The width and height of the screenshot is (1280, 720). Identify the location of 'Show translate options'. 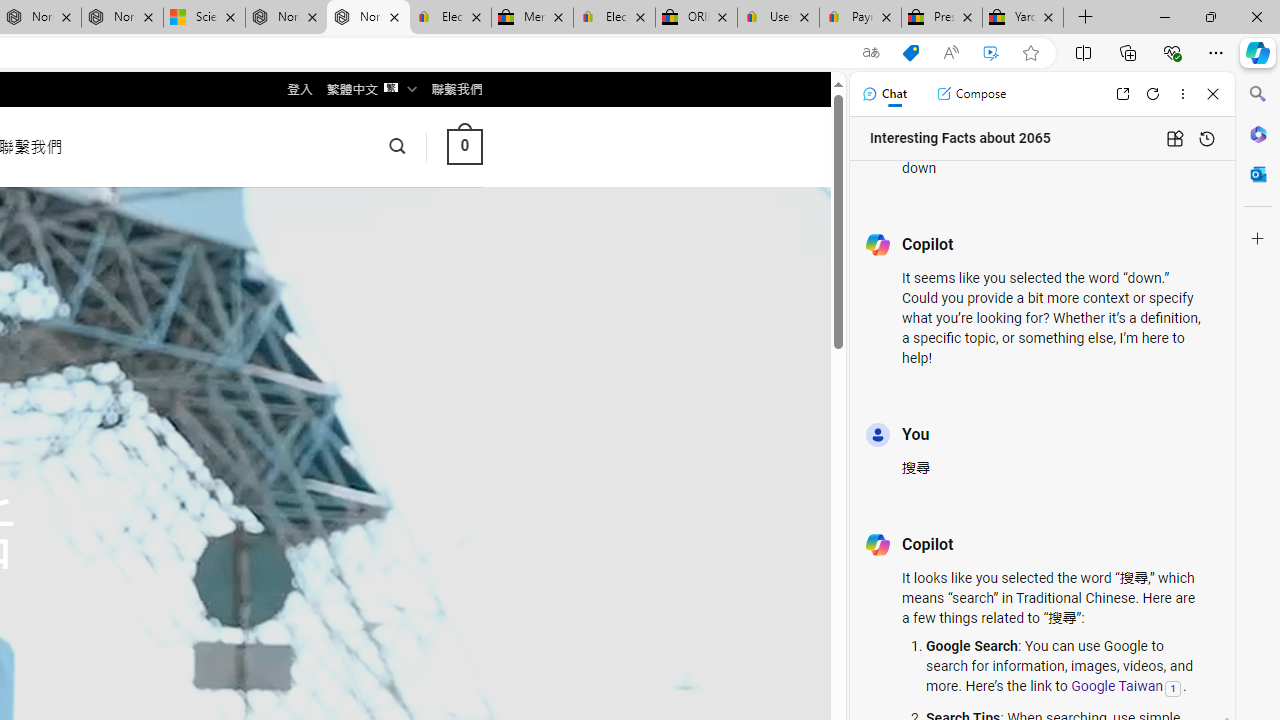
(871, 52).